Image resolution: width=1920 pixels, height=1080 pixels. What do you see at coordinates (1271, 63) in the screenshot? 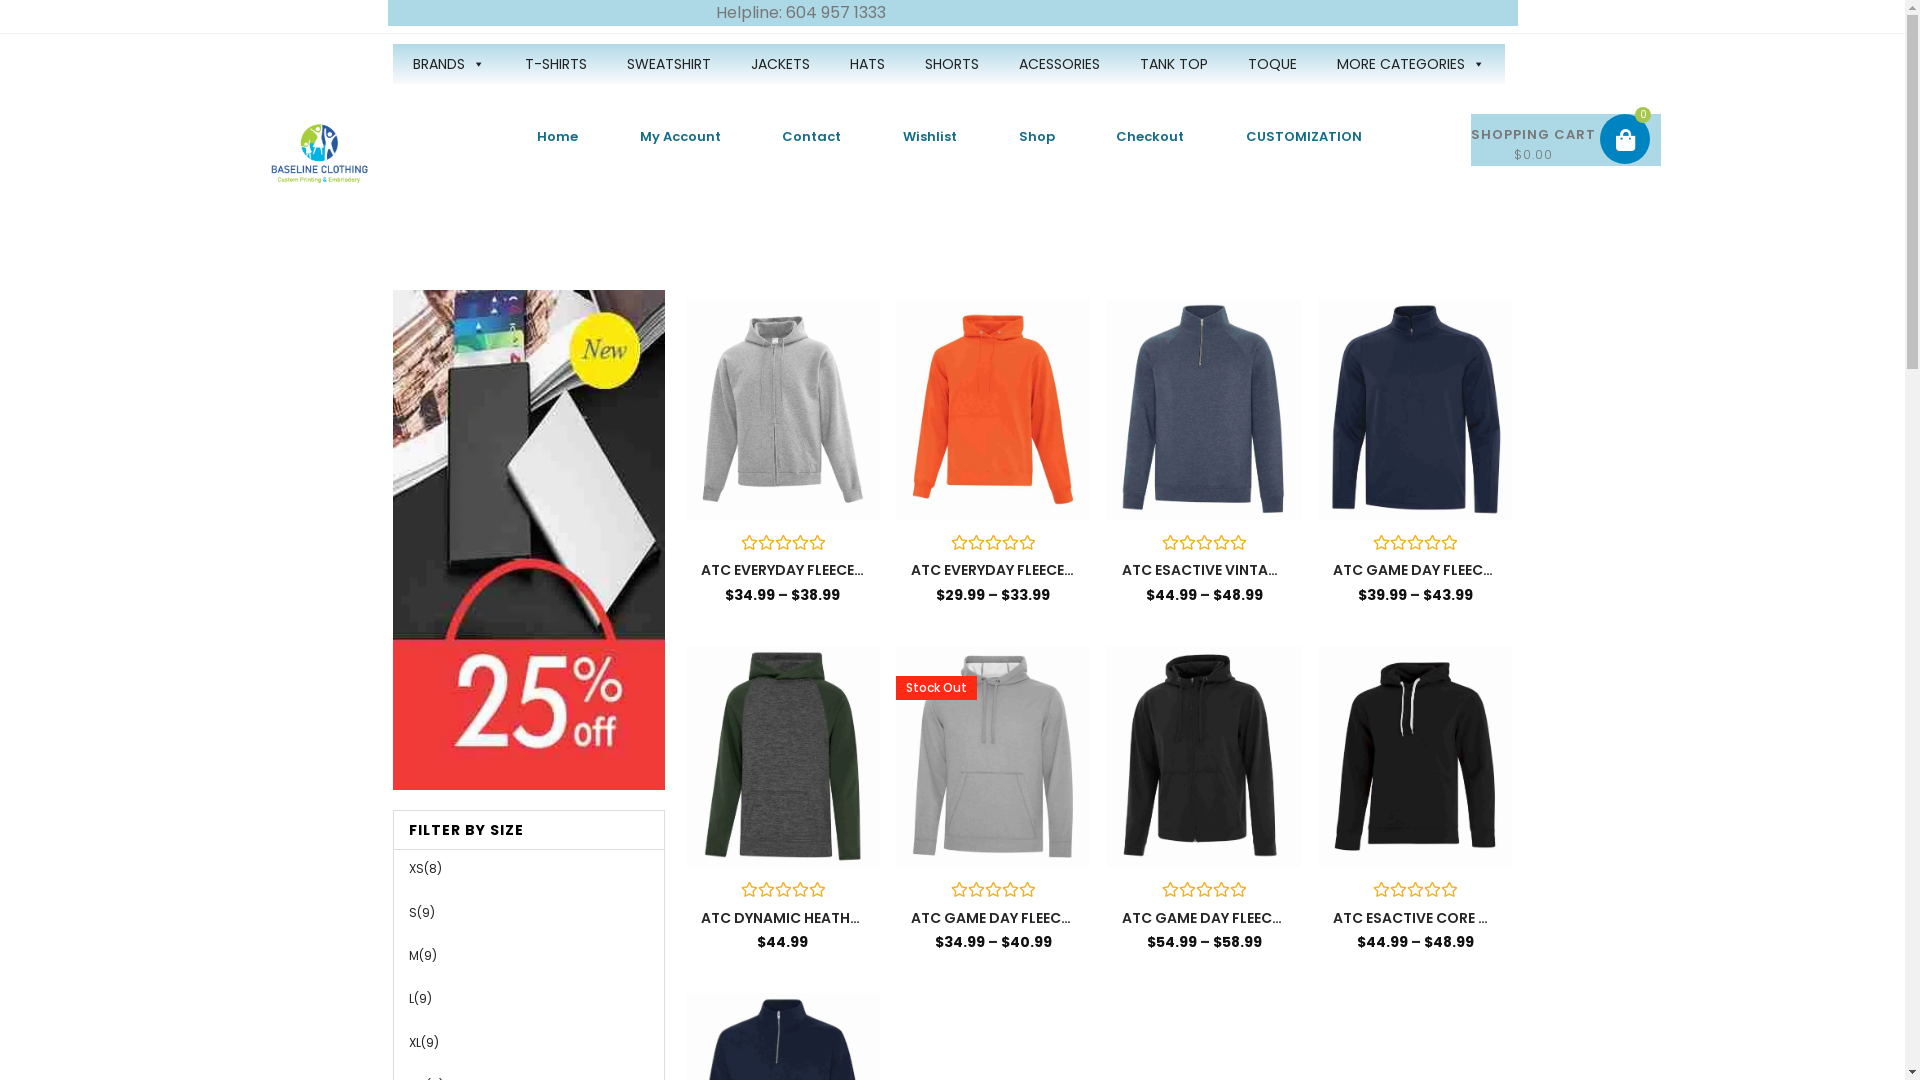
I see `'TOQUE'` at bounding box center [1271, 63].